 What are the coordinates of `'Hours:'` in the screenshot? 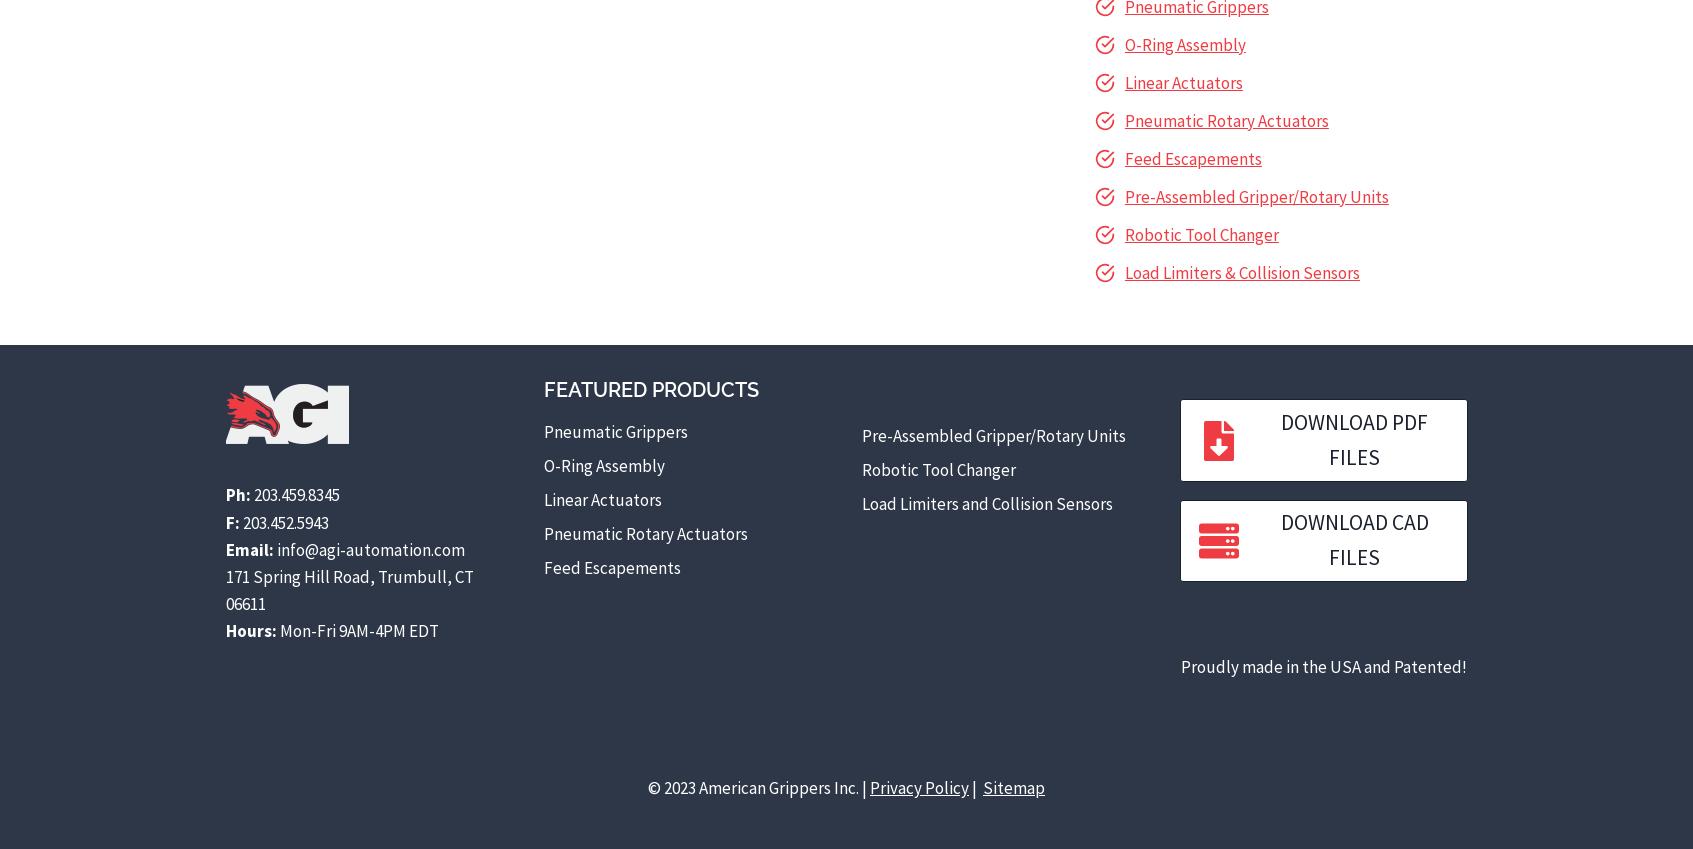 It's located at (224, 630).